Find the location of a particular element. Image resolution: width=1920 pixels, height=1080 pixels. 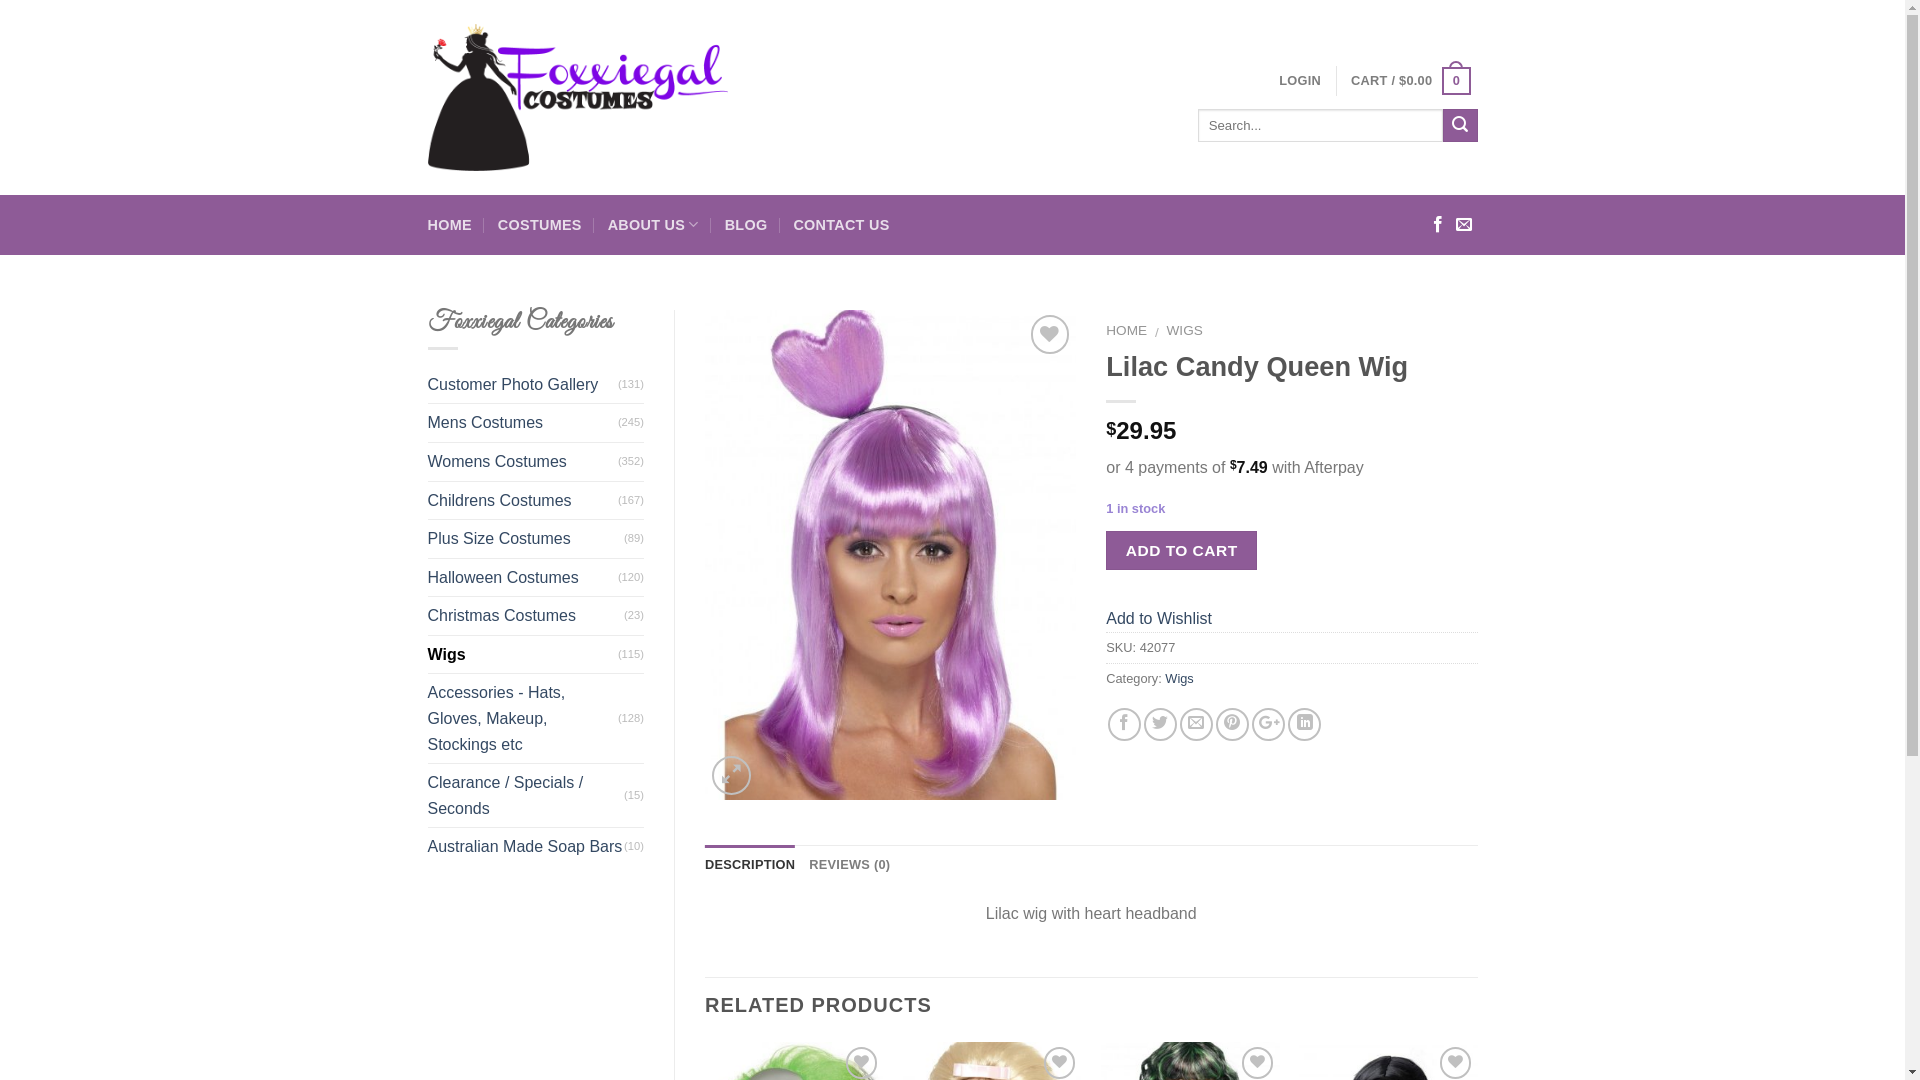

'Customer Photo Gallery' is located at coordinates (523, 385).